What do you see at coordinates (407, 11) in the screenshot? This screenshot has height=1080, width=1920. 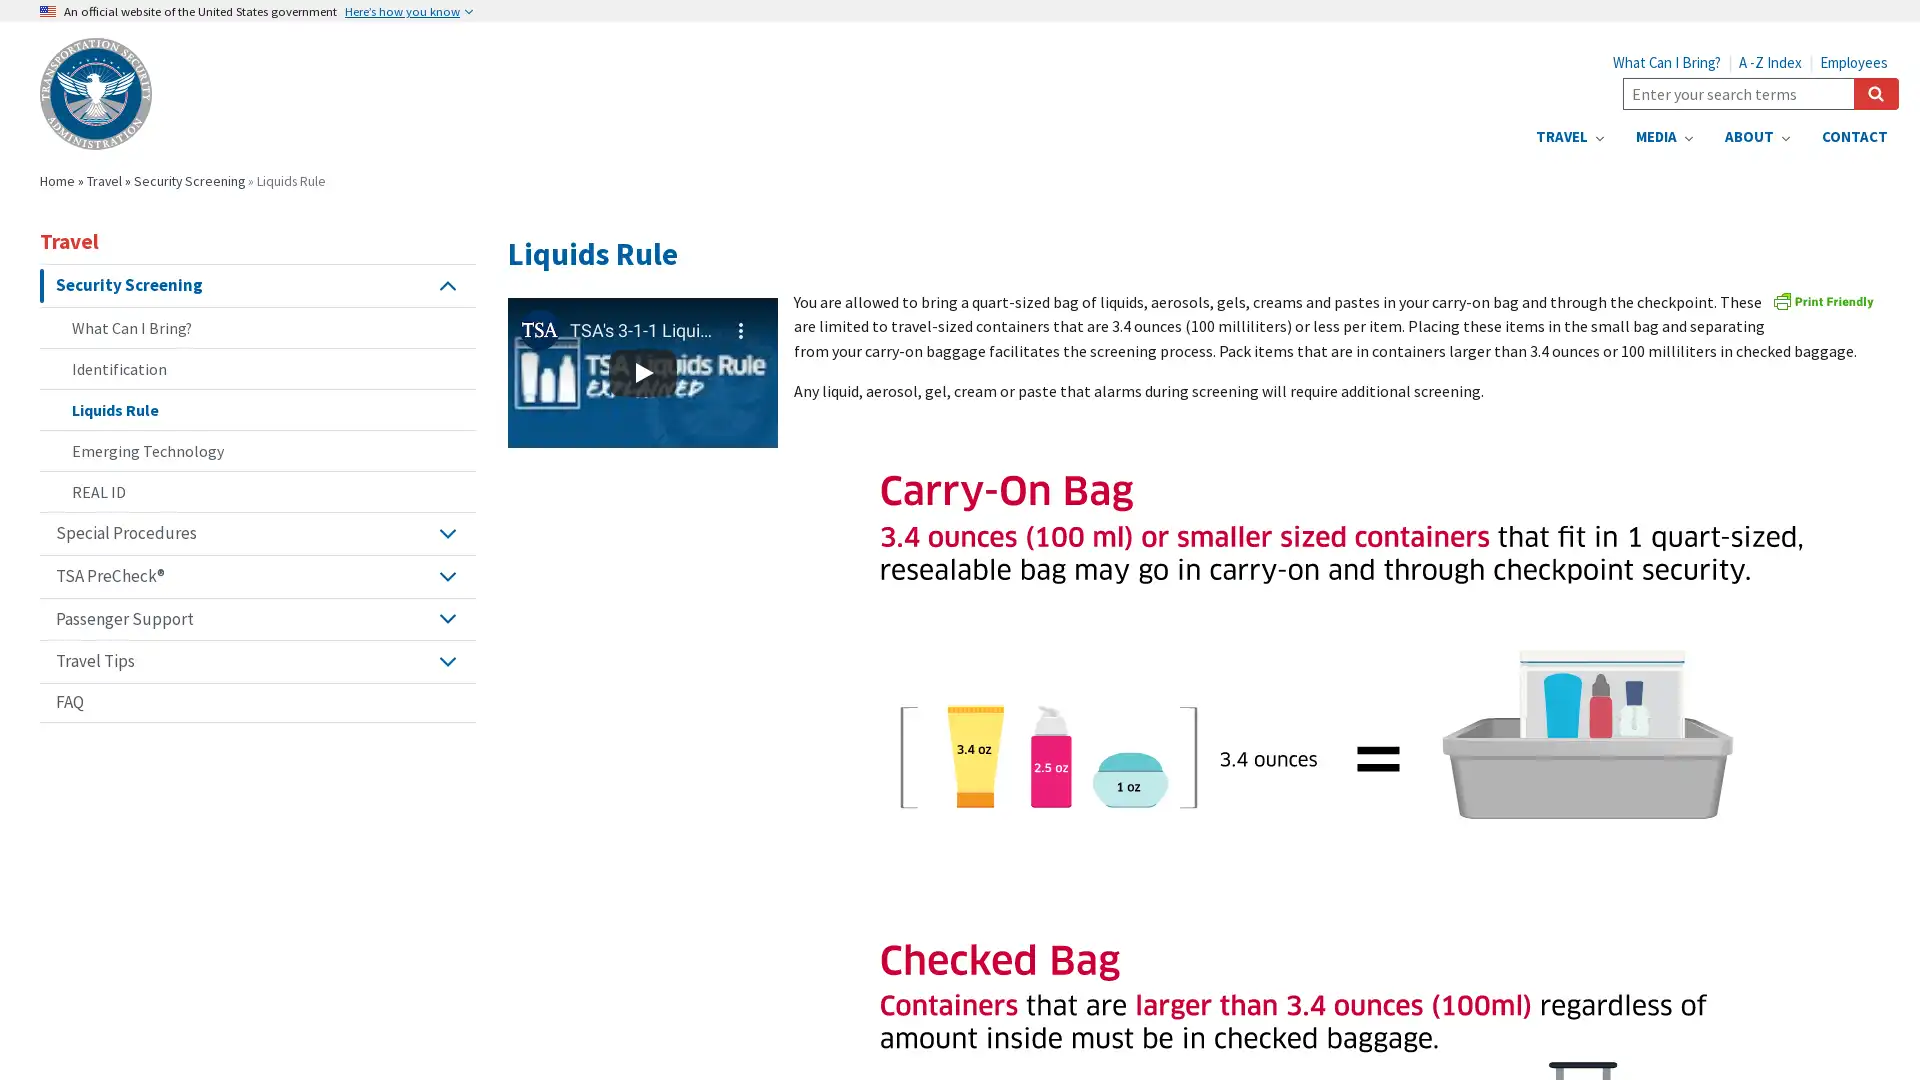 I see `Heres how you know` at bounding box center [407, 11].